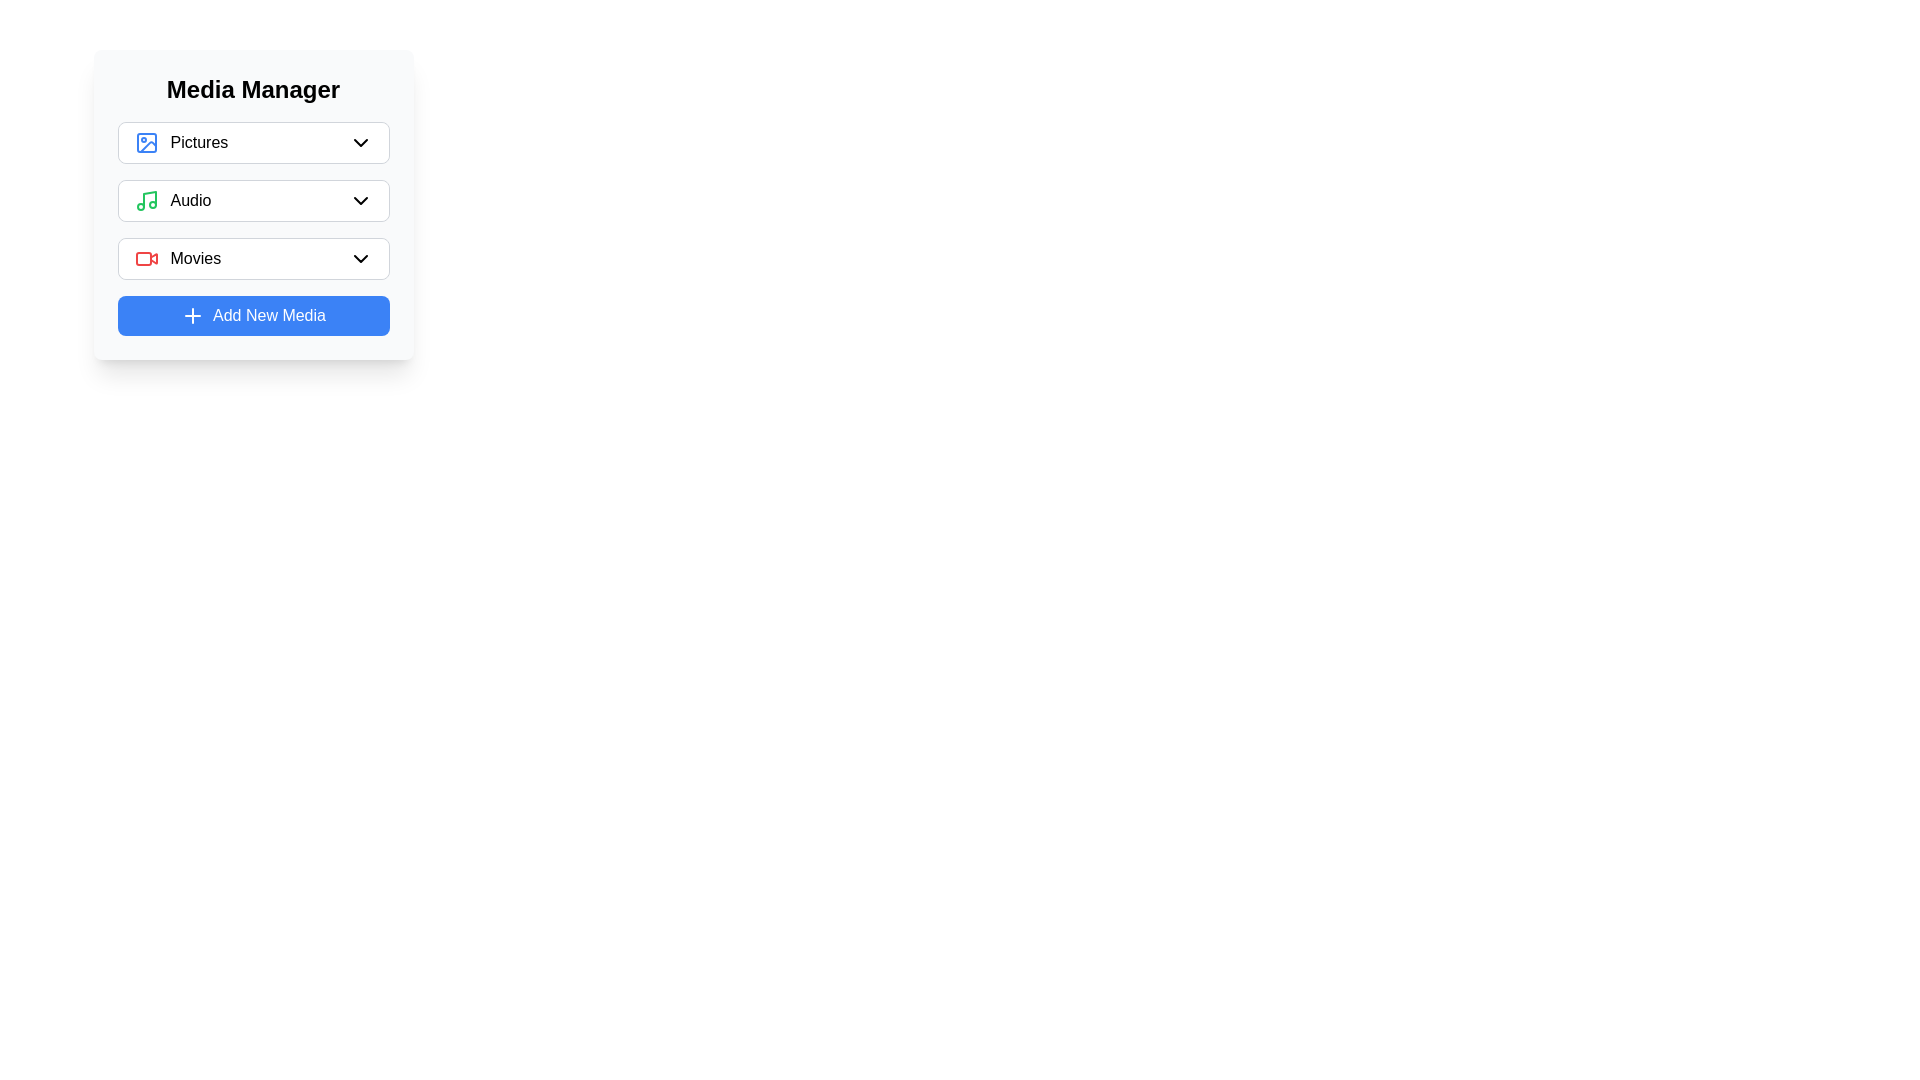 This screenshot has height=1080, width=1920. Describe the element at coordinates (145, 200) in the screenshot. I see `the green musical note icon located in the second row of the media type selection menu, positioned to the left of the text label 'Audio'` at that location.